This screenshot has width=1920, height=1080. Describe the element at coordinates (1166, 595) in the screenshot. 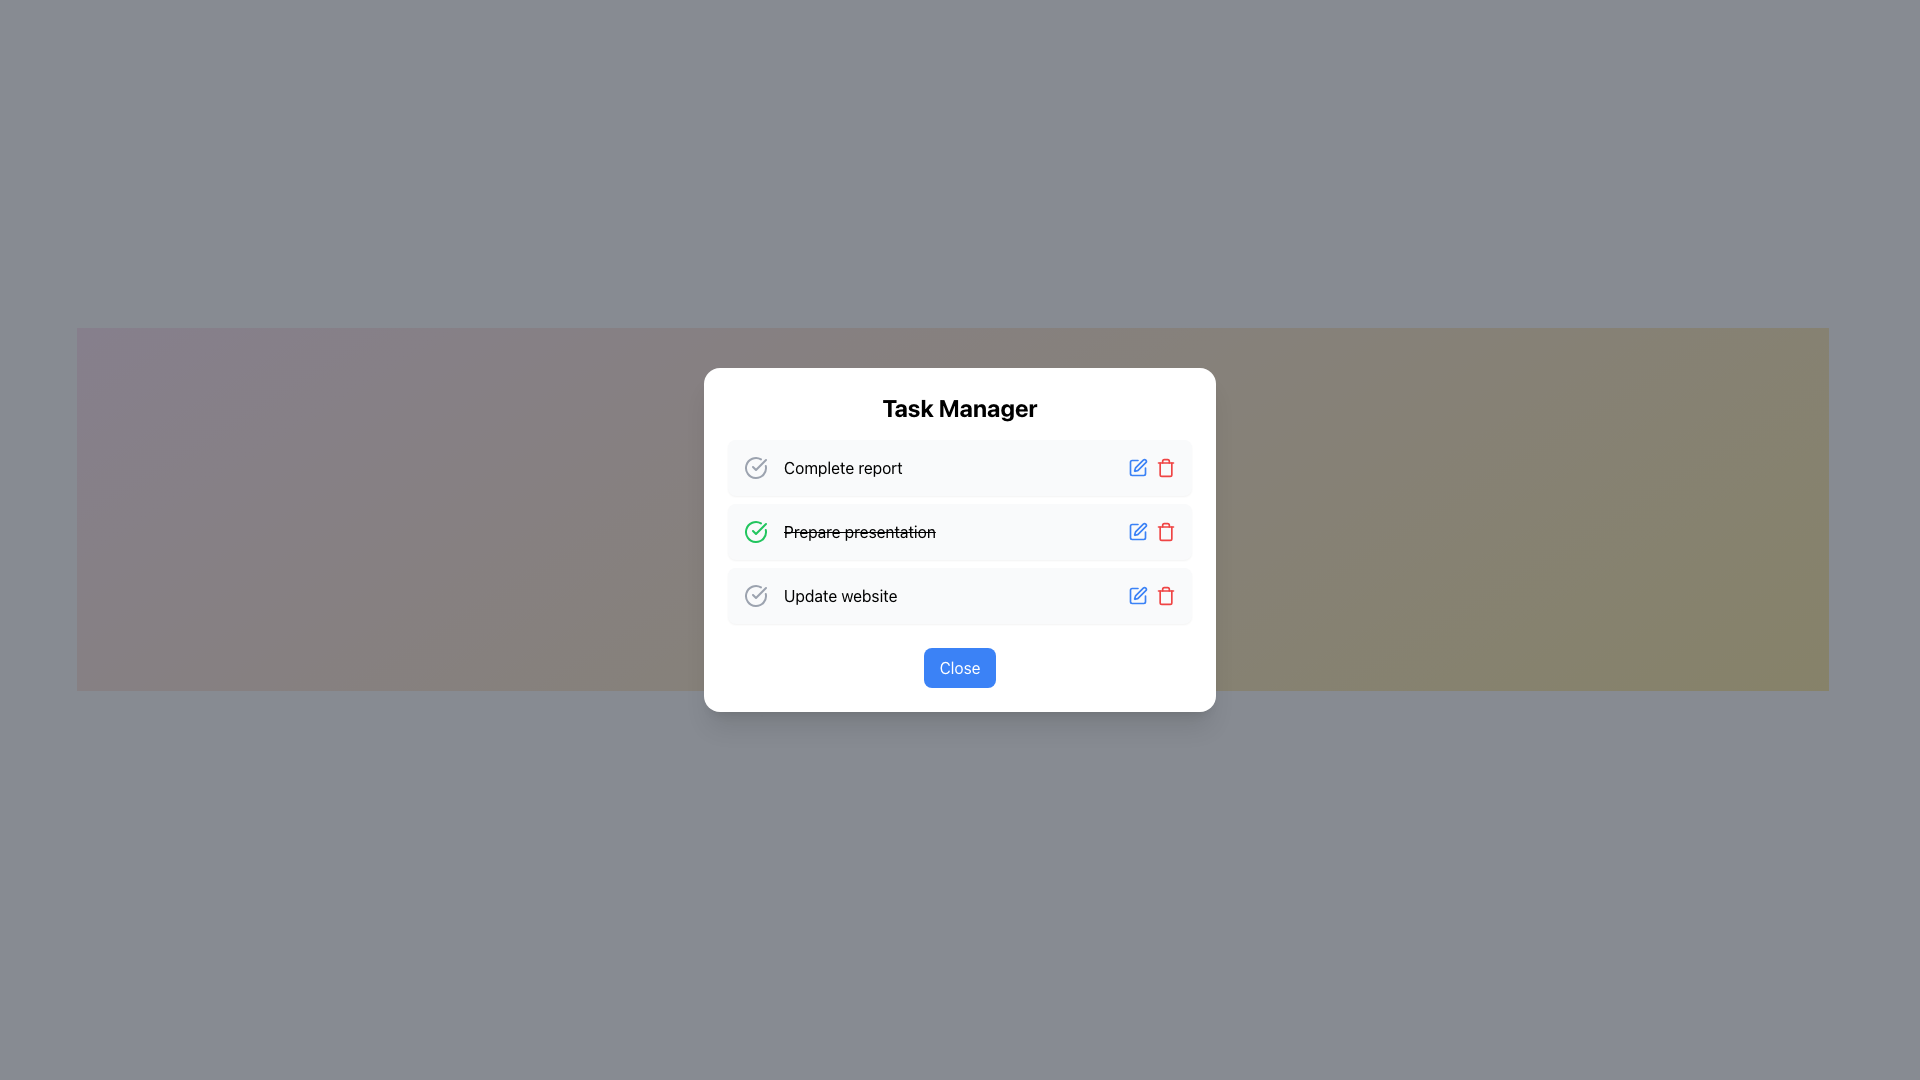

I see `the red trash icon located at the bottom-right corner of the 'Prepare presentation' task row` at that location.